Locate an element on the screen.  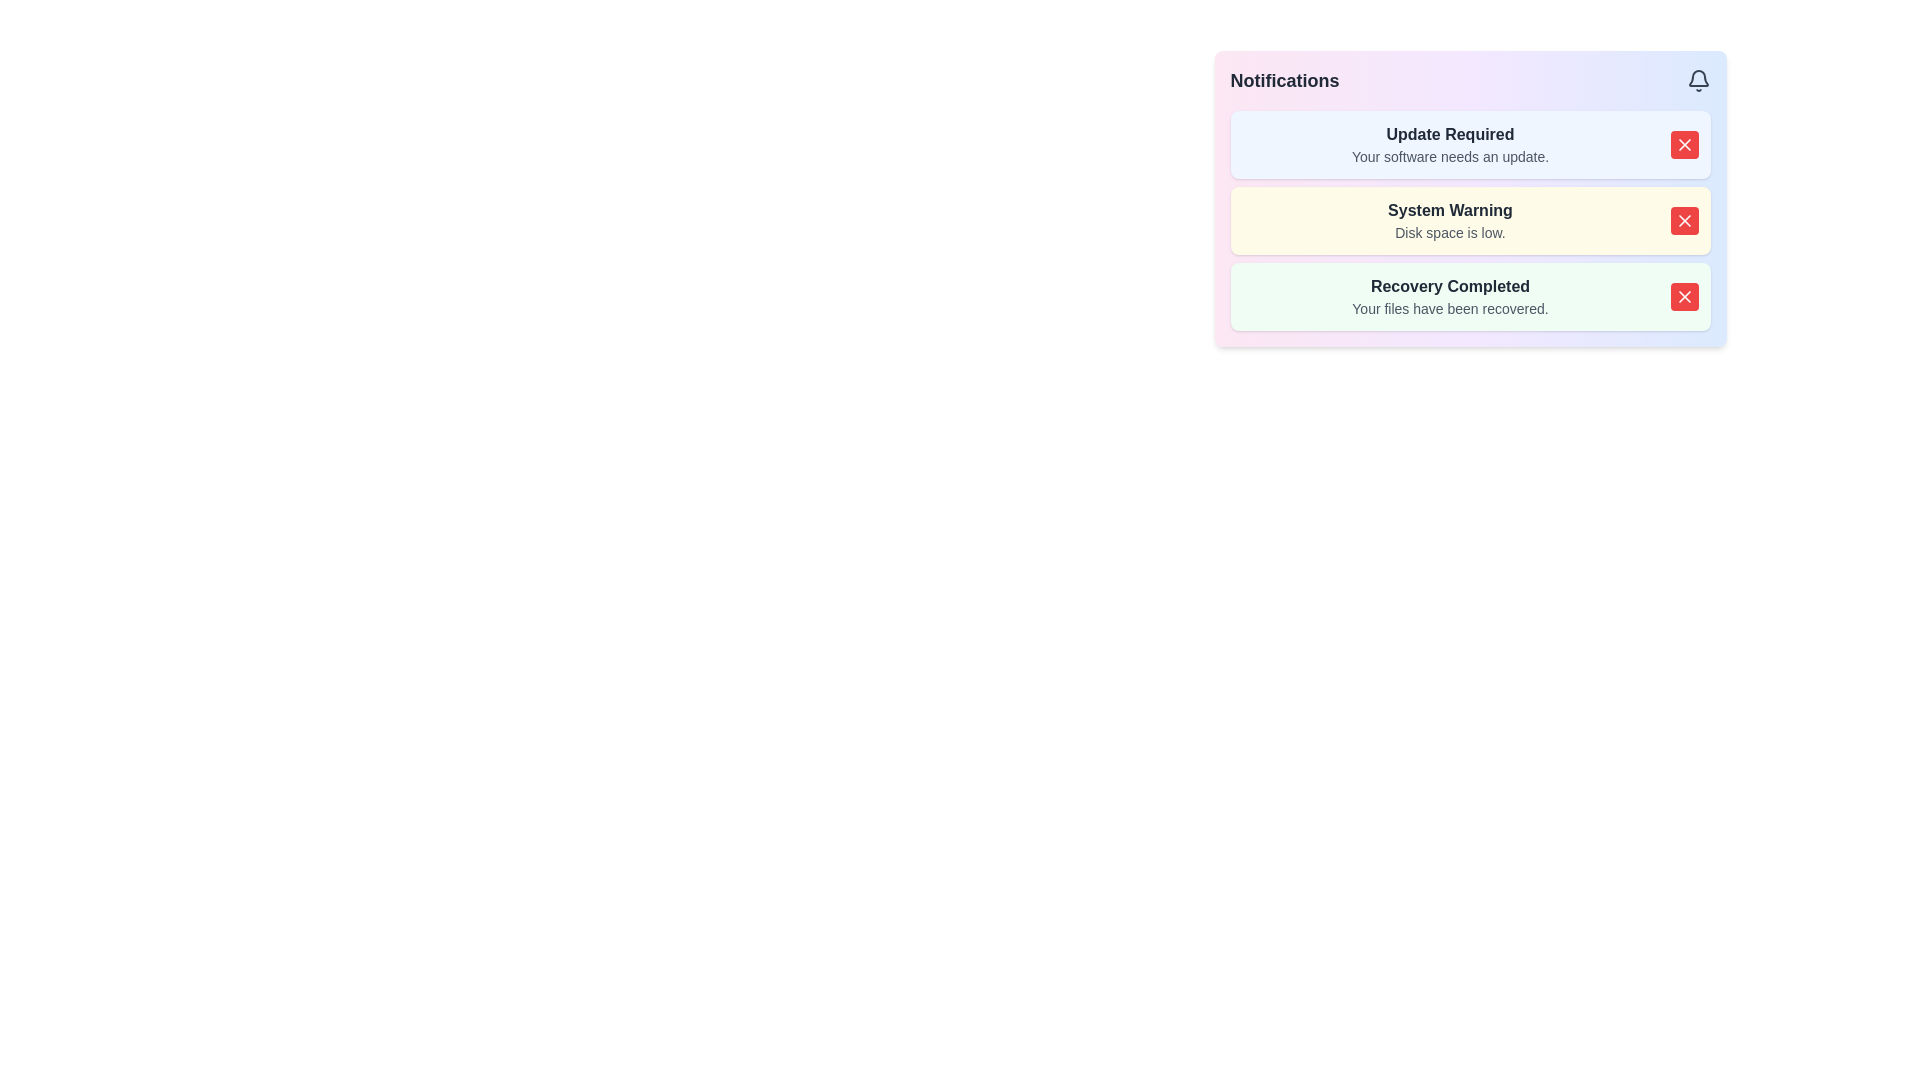
text content of the header Text Label located in the middle notification card of the notification panel, which summarizes the content of the notification is located at coordinates (1450, 211).